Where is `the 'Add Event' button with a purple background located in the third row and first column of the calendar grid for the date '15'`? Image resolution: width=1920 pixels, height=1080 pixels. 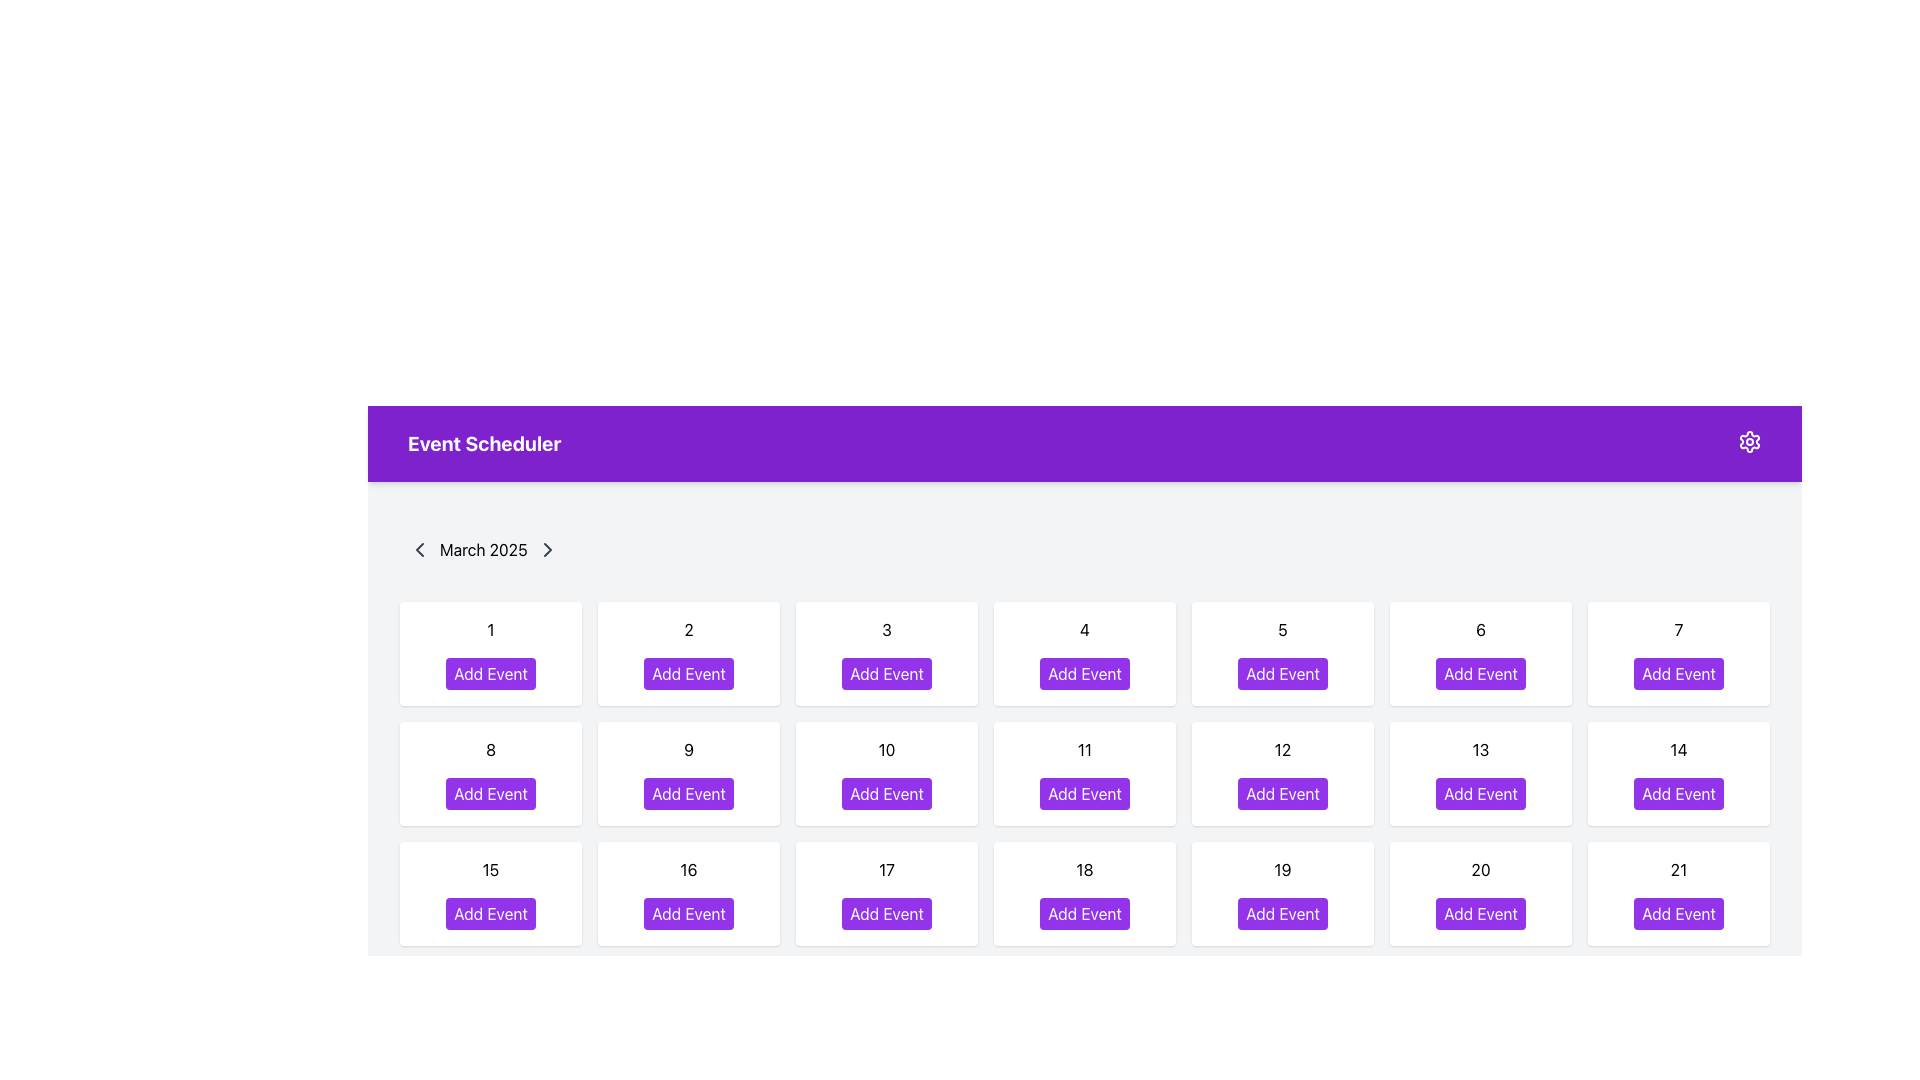
the 'Add Event' button with a purple background located in the third row and first column of the calendar grid for the date '15' is located at coordinates (490, 914).